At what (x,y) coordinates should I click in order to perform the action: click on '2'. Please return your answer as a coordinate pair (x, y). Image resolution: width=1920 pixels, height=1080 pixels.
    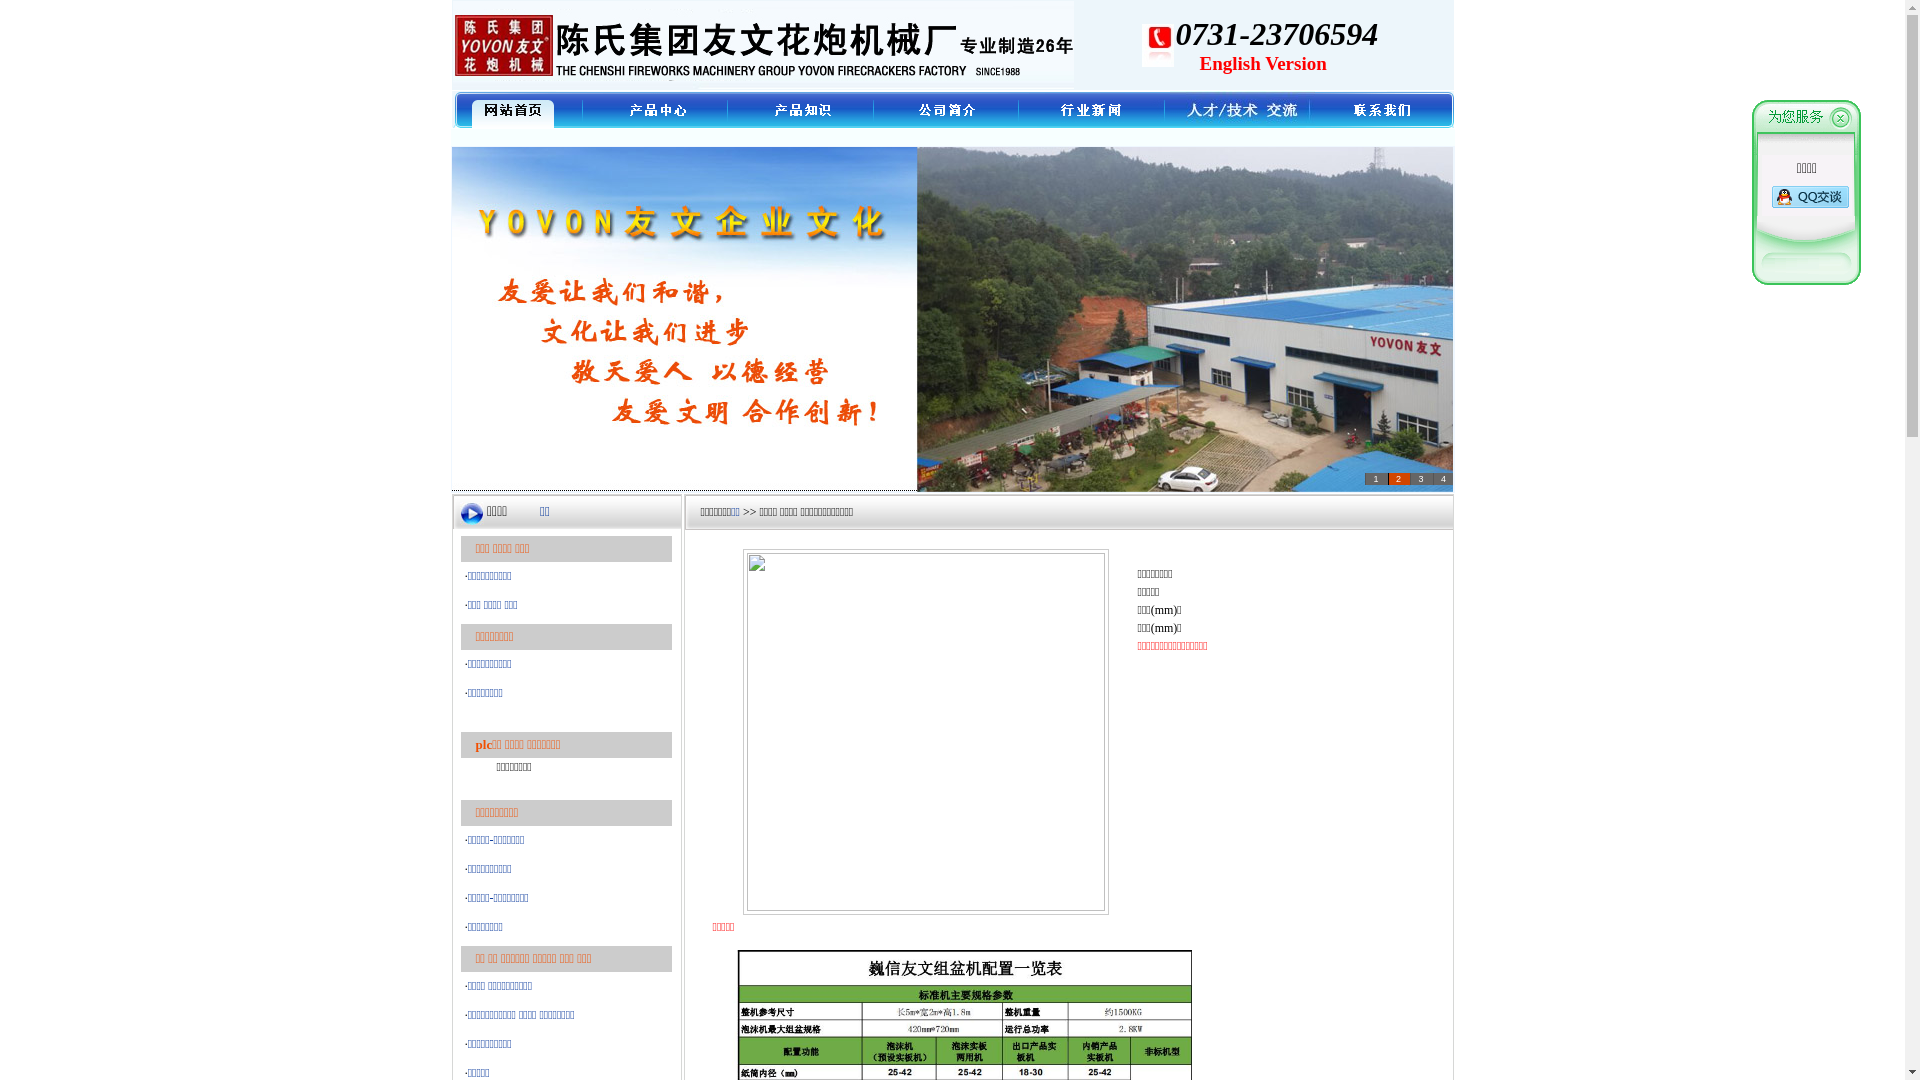
    Looking at the image, I should click on (1398, 478).